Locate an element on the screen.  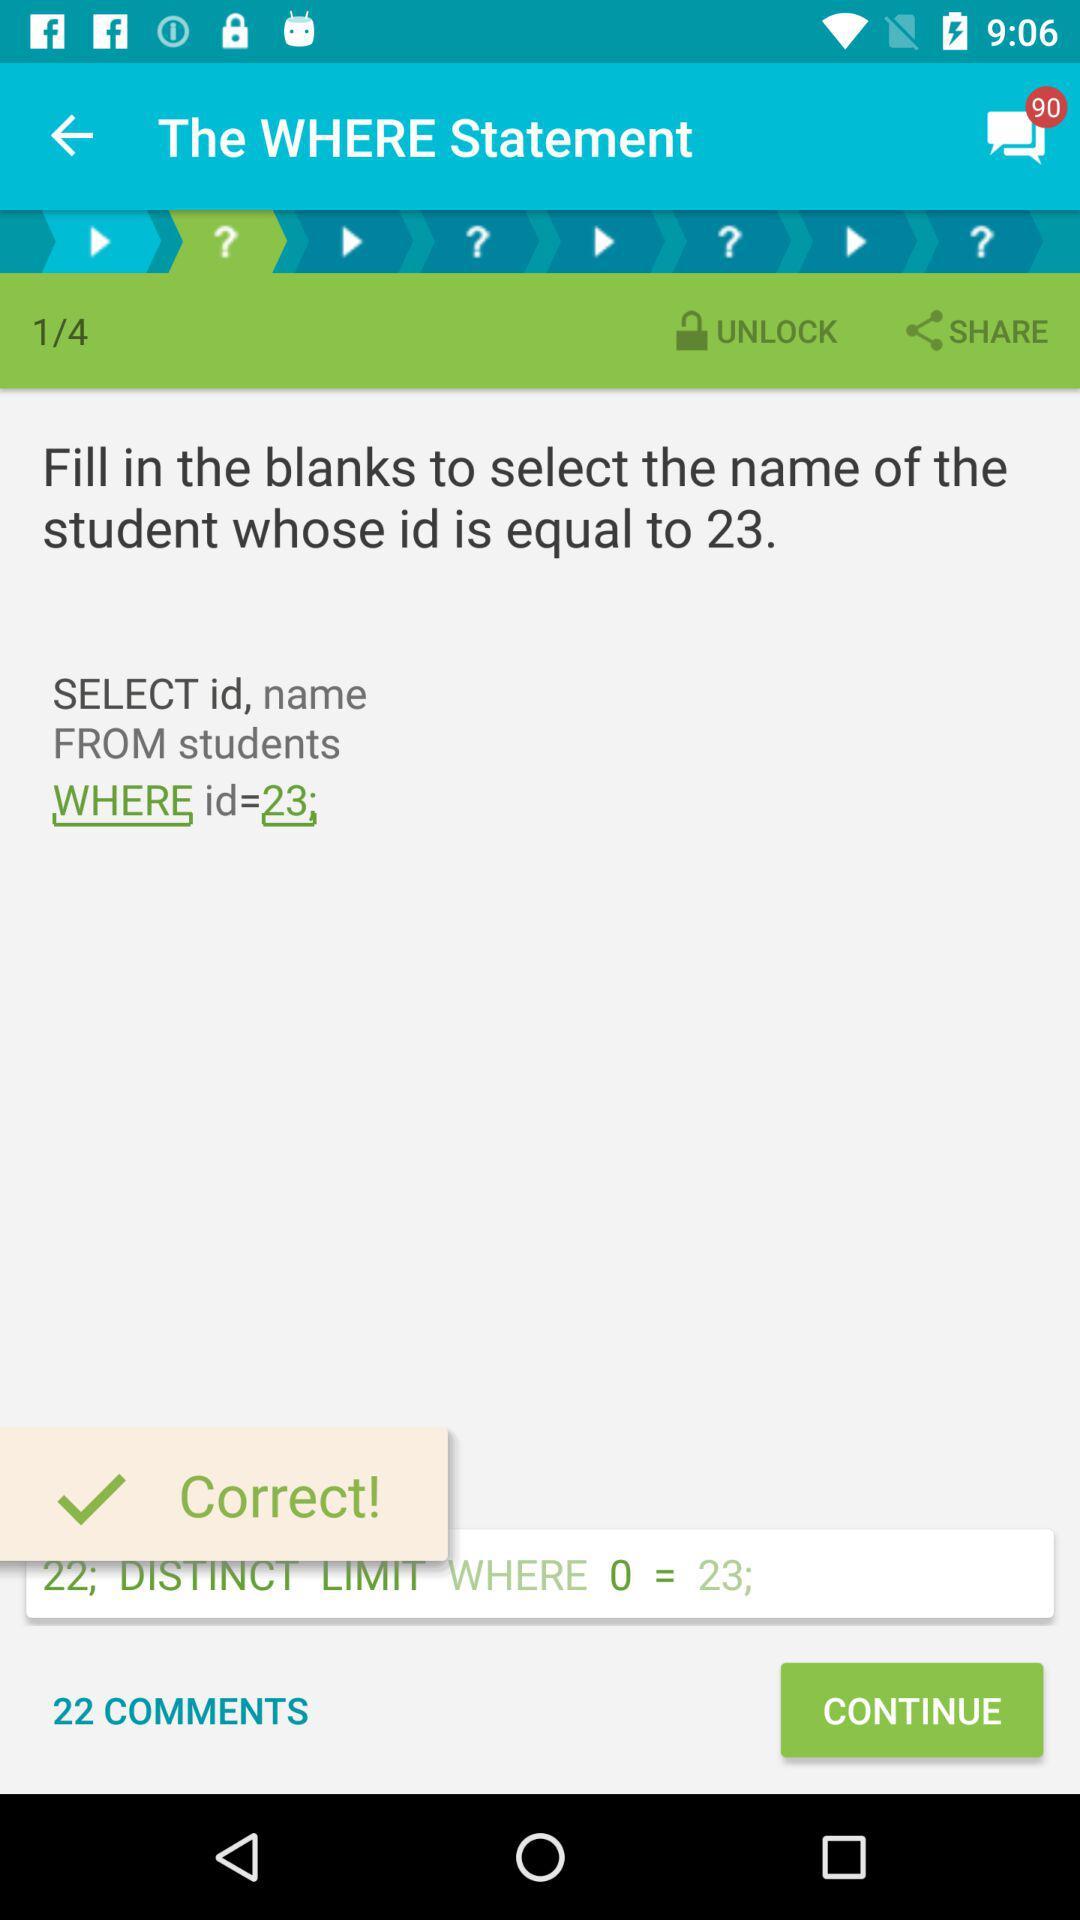
item to the right of the unlock is located at coordinates (973, 330).